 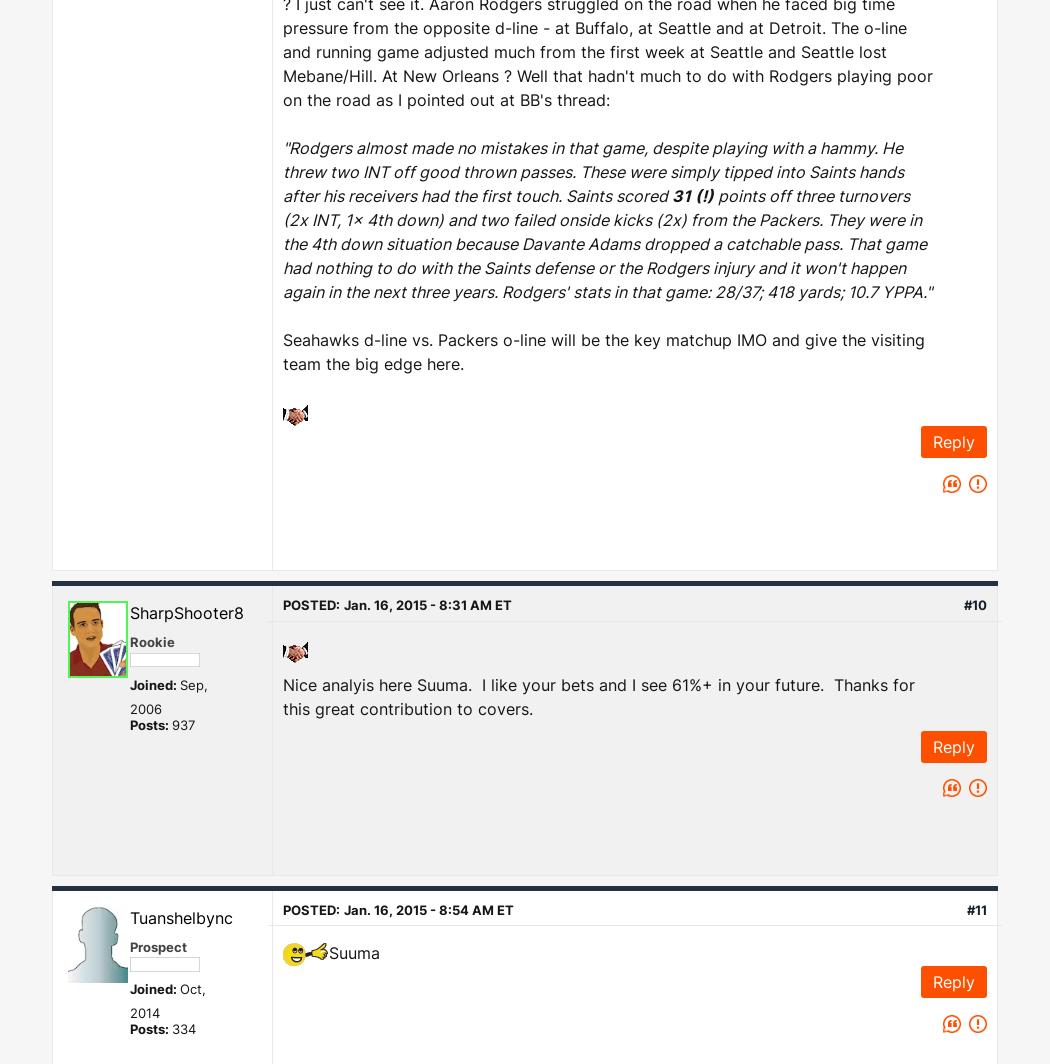 What do you see at coordinates (183, 724) in the screenshot?
I see `'937'` at bounding box center [183, 724].